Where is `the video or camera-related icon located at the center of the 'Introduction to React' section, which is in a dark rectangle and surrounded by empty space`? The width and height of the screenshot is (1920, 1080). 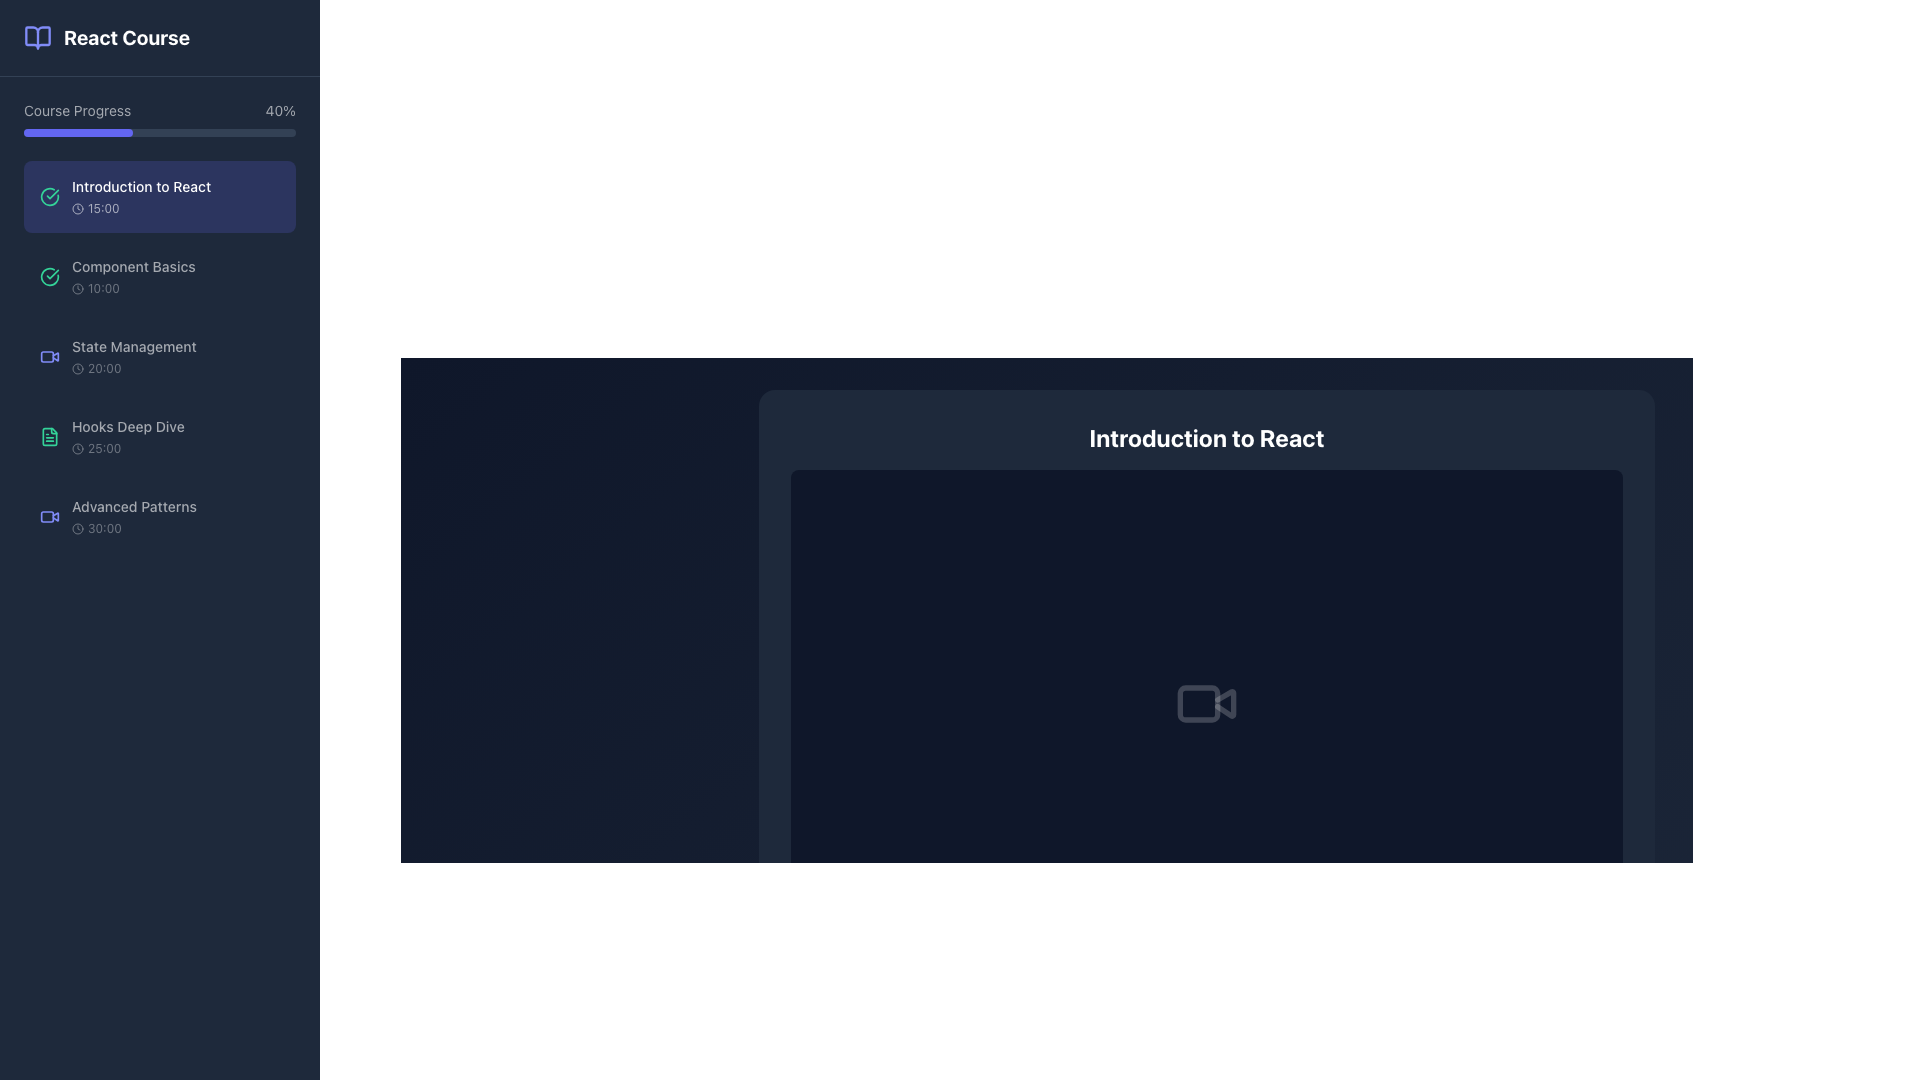
the video or camera-related icon located at the center of the 'Introduction to React' section, which is in a dark rectangle and surrounded by empty space is located at coordinates (1205, 703).